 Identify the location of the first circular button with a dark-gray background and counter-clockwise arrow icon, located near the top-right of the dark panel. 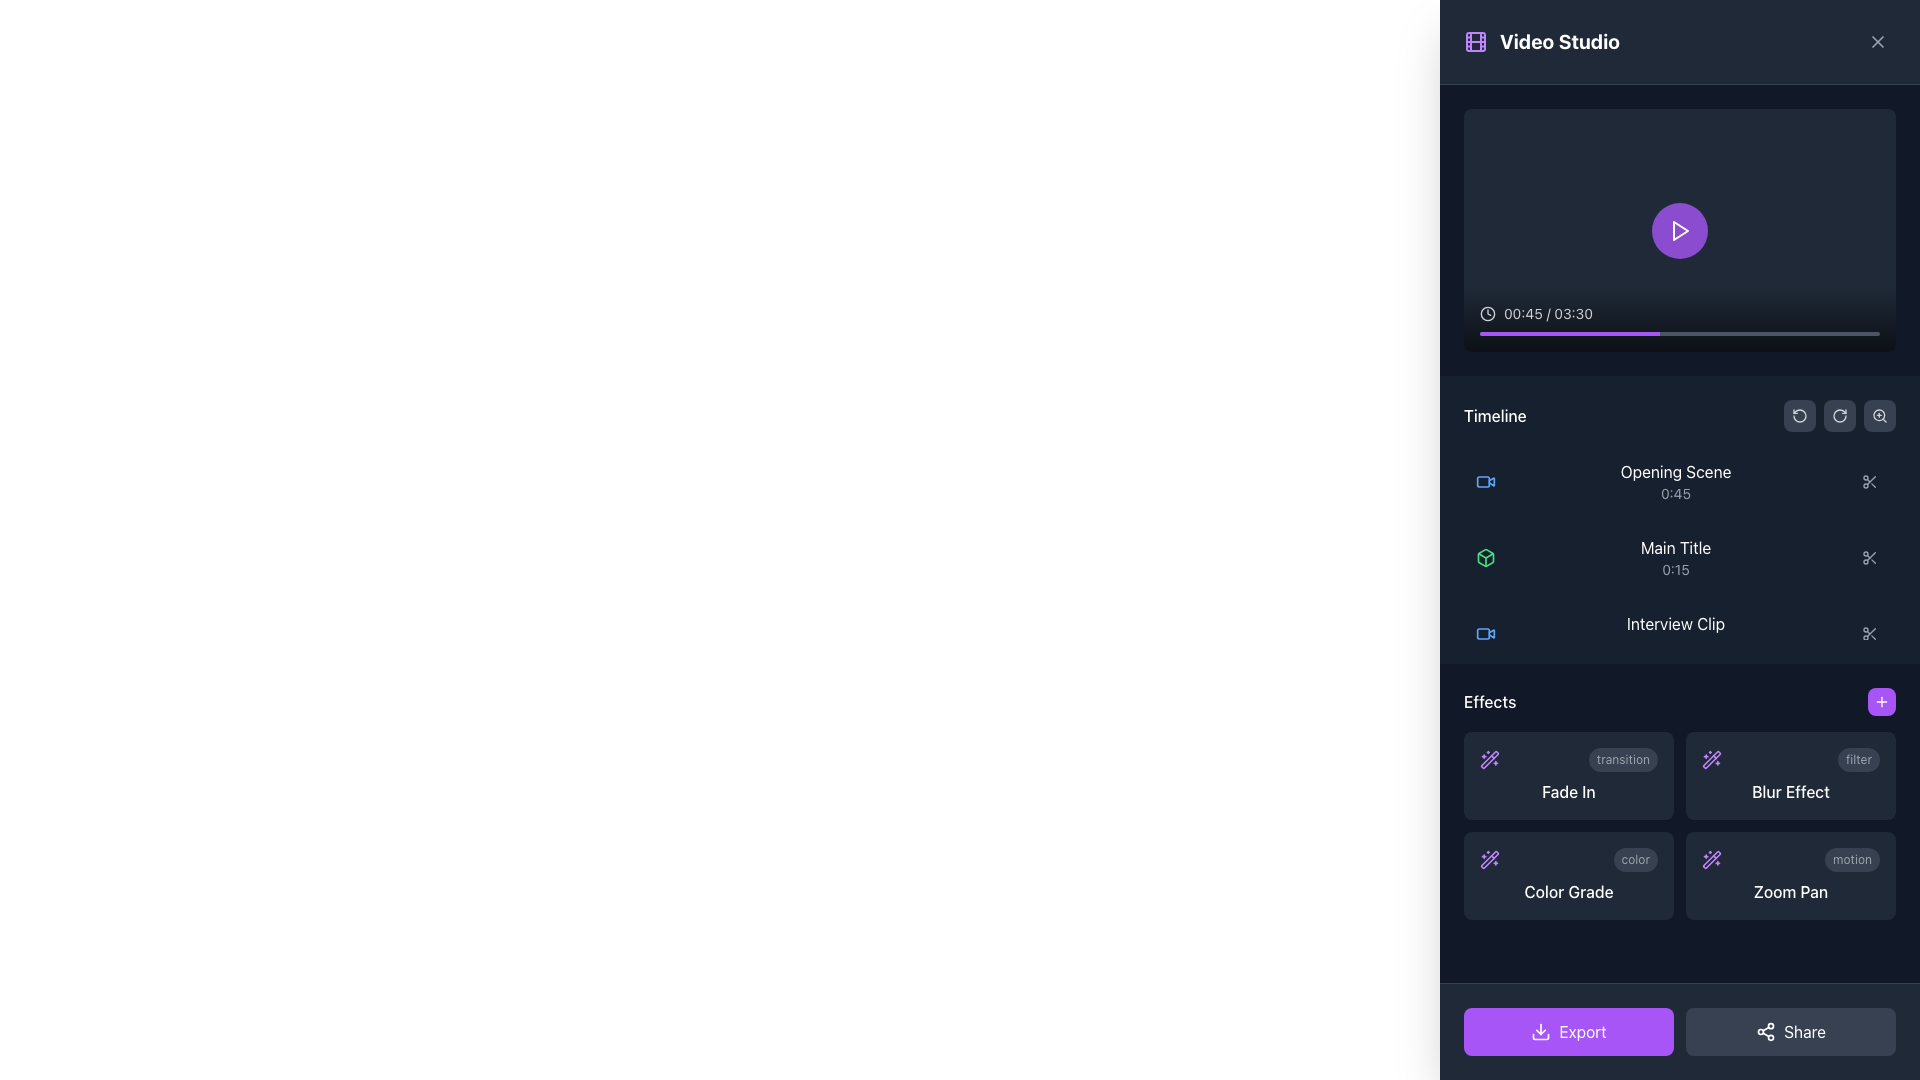
(1800, 415).